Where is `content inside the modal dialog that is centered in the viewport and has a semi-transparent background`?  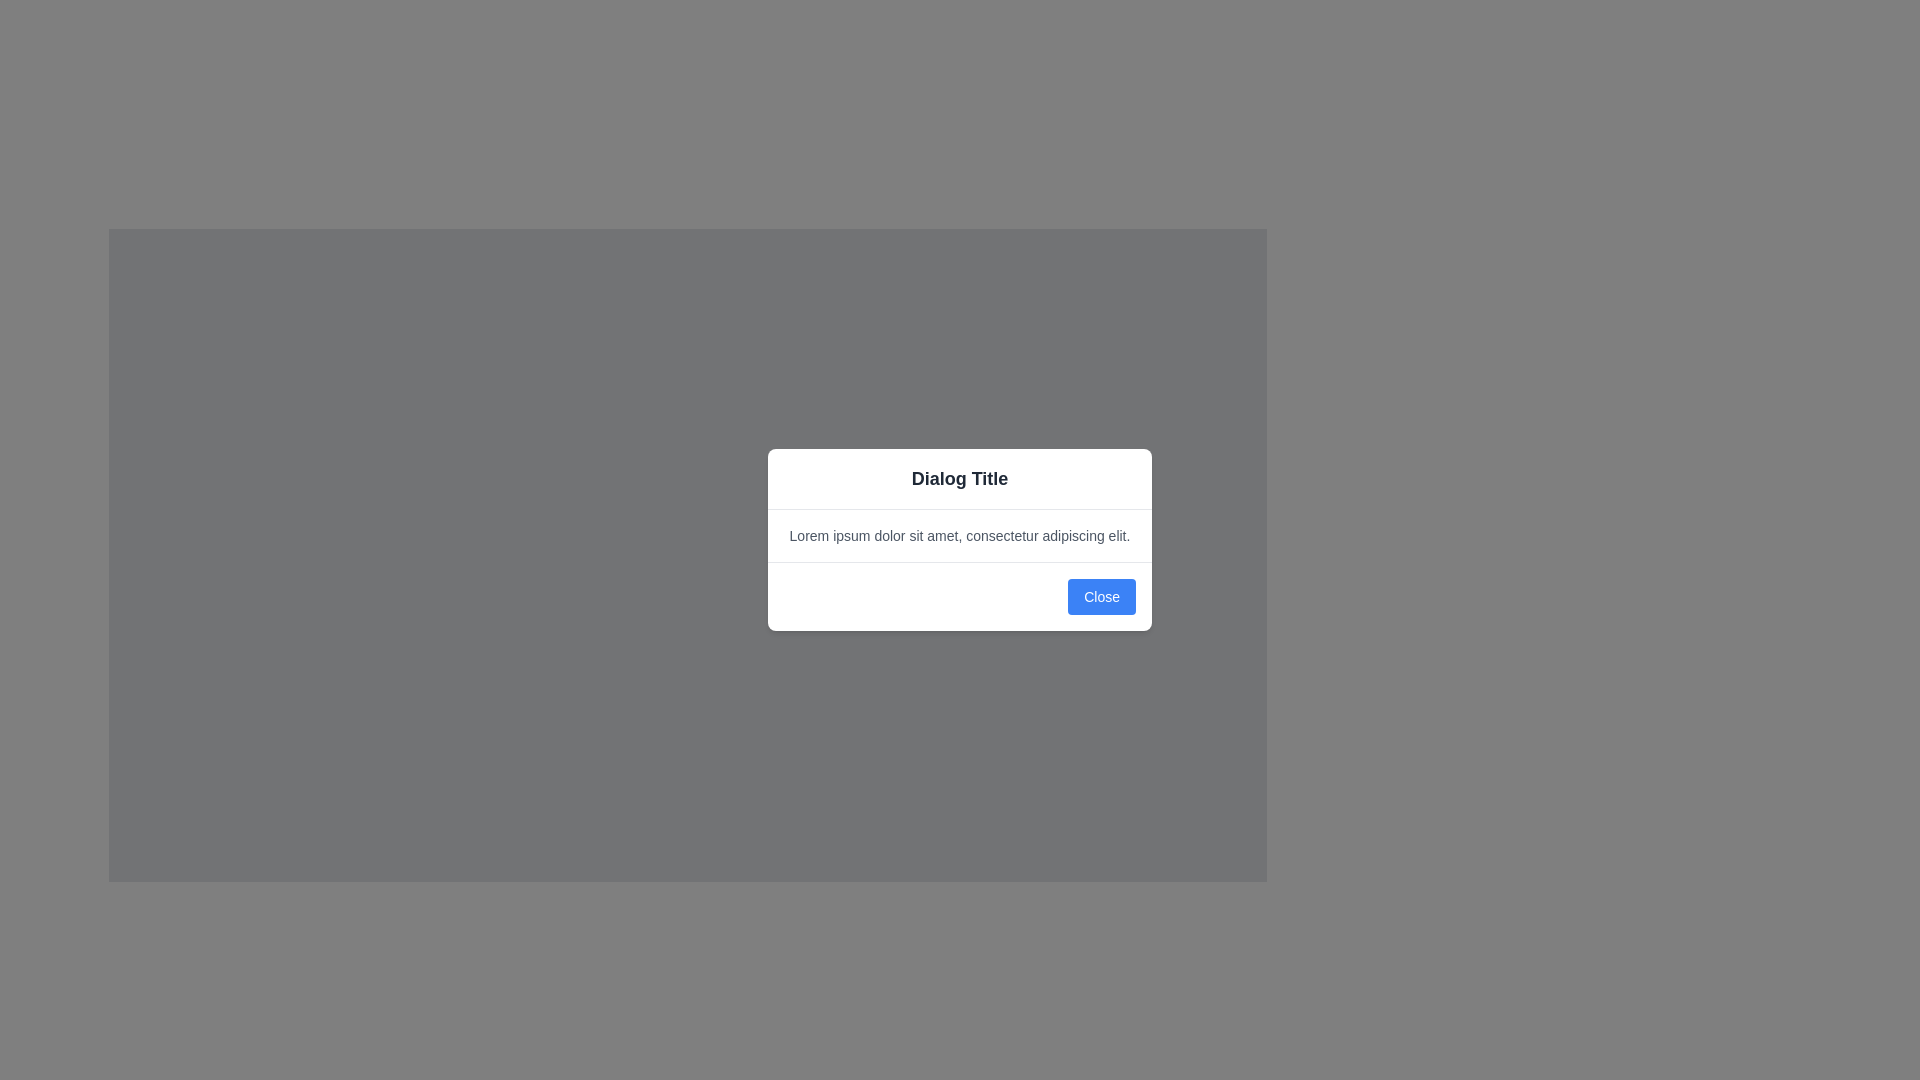
content inside the modal dialog that is centered in the viewport and has a semi-transparent background is located at coordinates (960, 540).